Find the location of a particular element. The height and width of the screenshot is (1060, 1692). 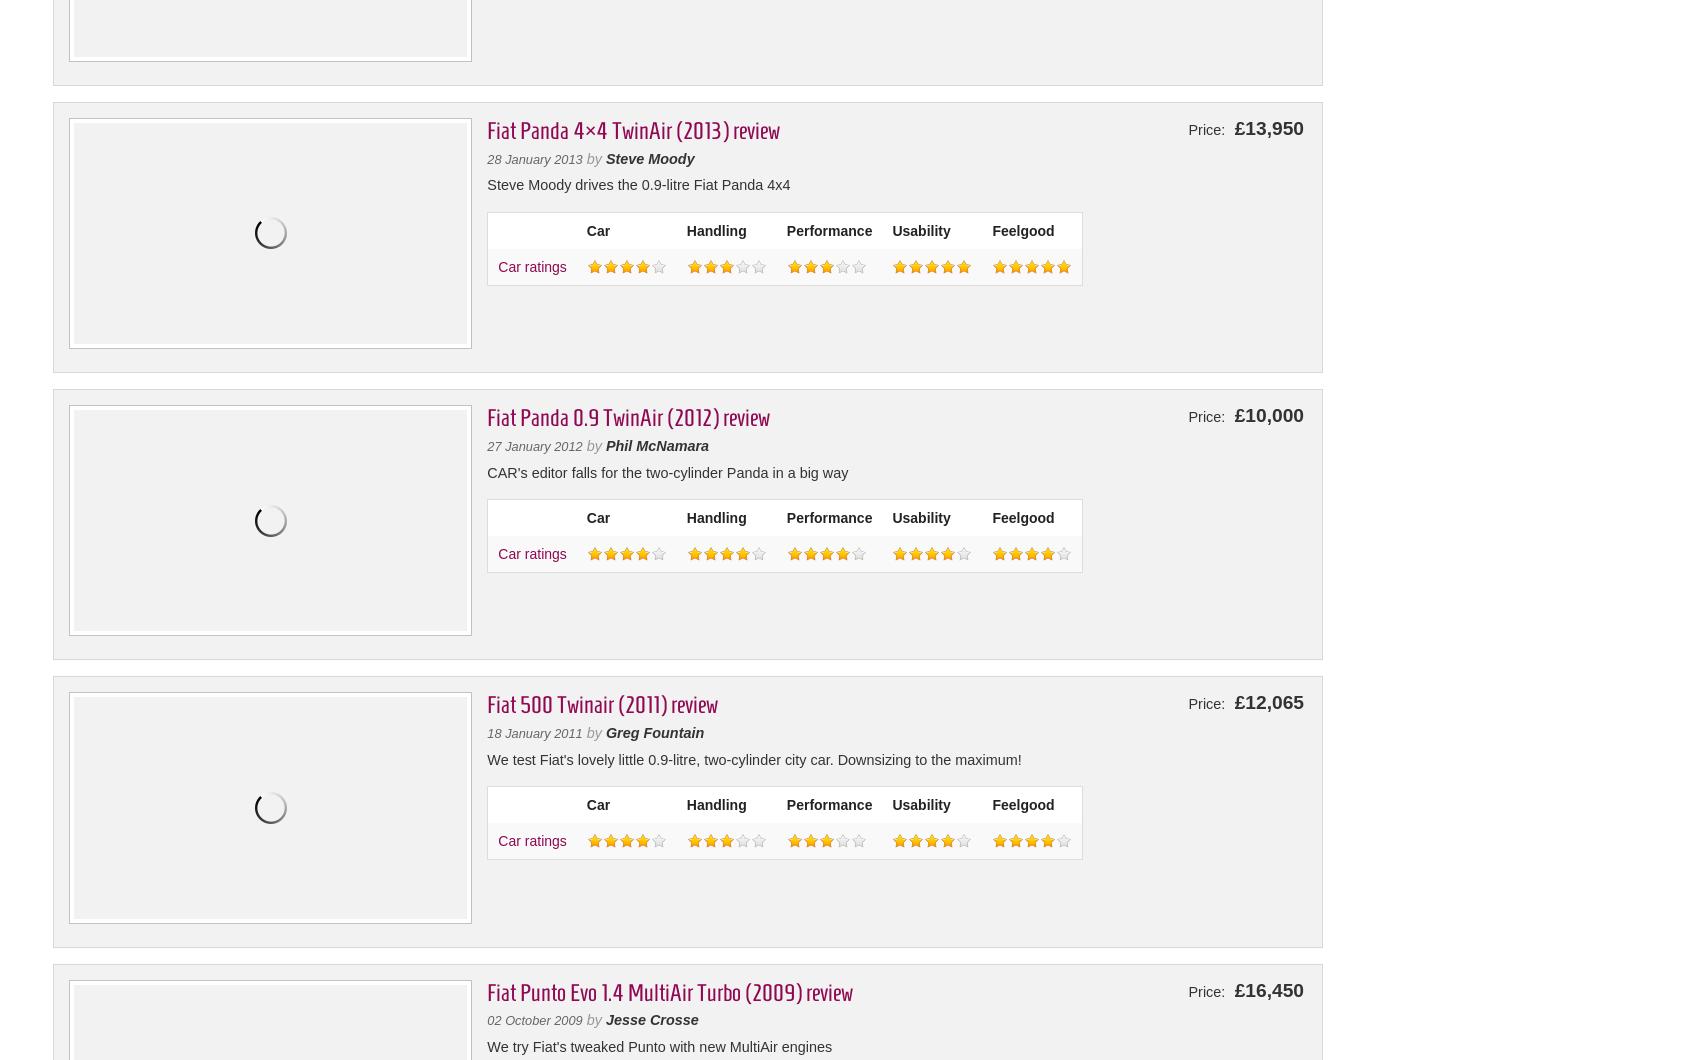

'Fiat Panda 4×4 TwinAir (2013) review' is located at coordinates (632, 129).